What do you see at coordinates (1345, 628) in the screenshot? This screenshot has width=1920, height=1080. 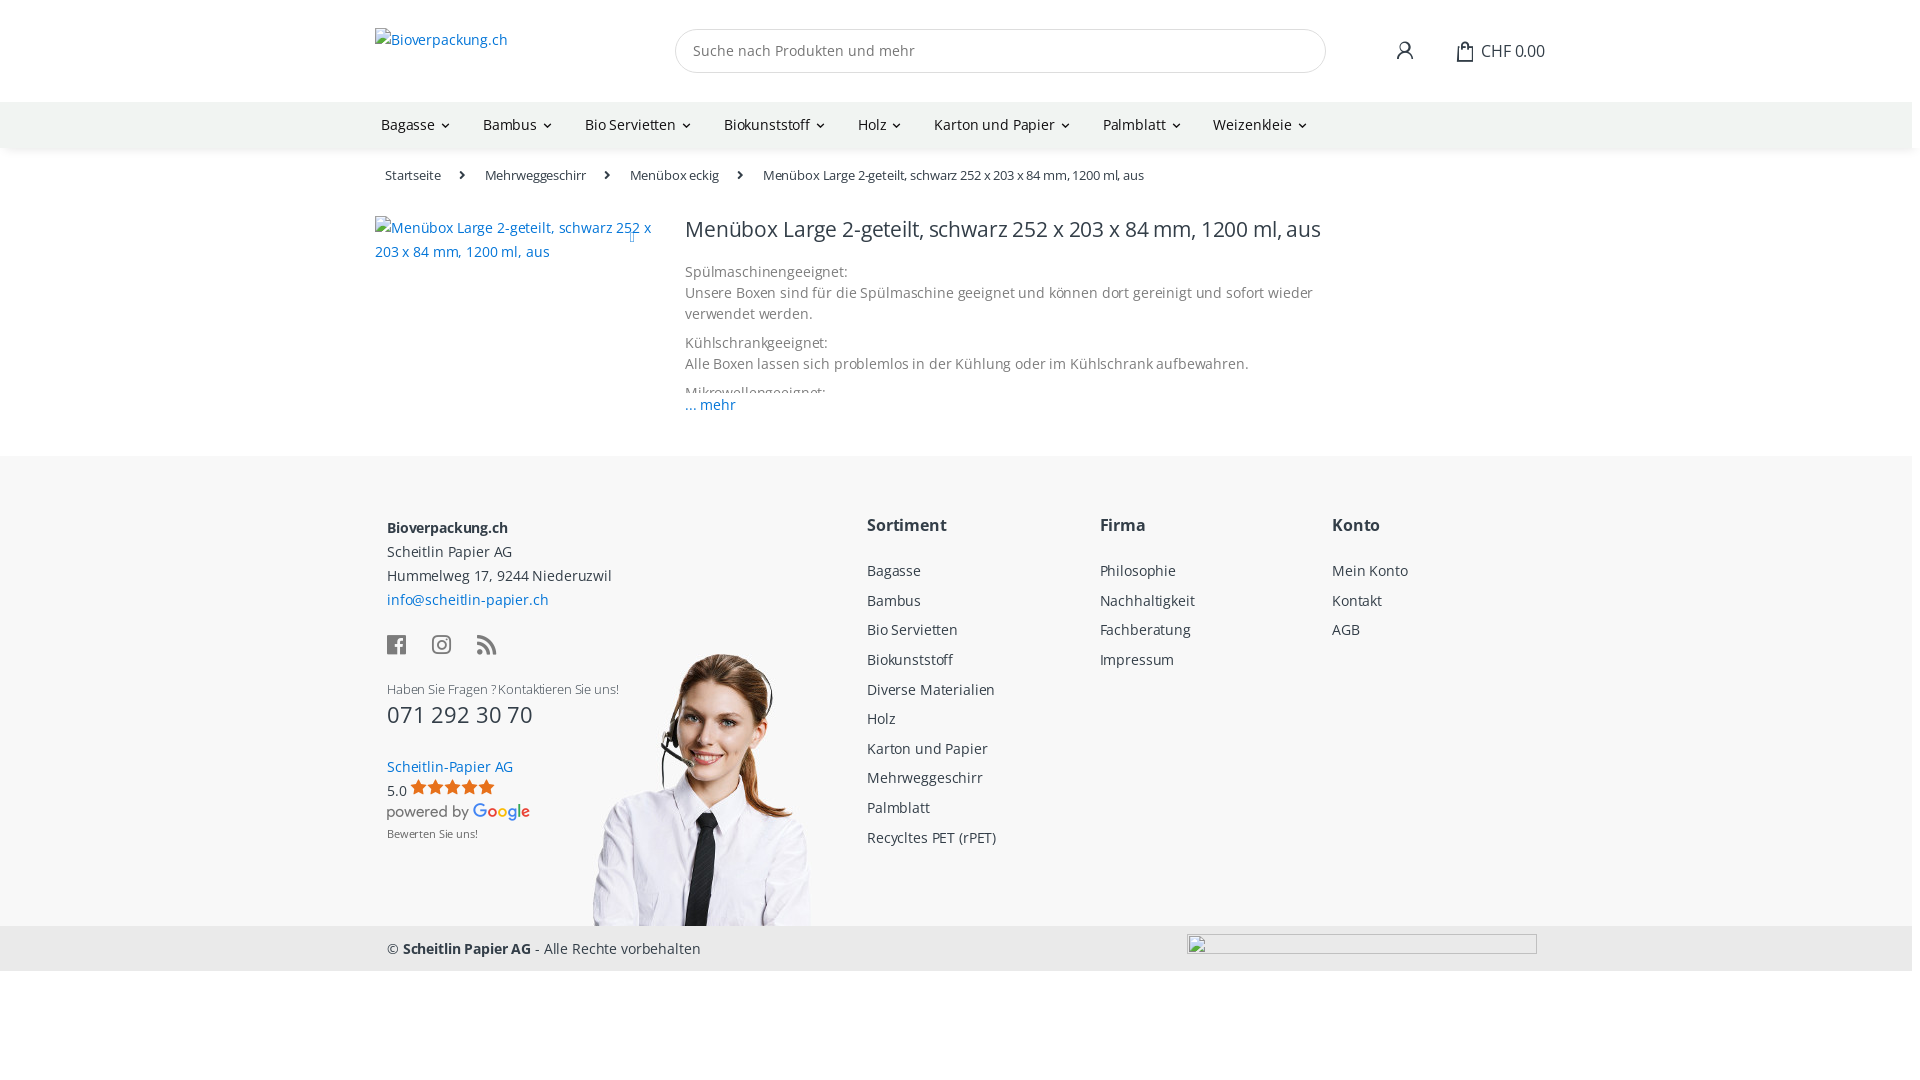 I see `'AGB'` at bounding box center [1345, 628].